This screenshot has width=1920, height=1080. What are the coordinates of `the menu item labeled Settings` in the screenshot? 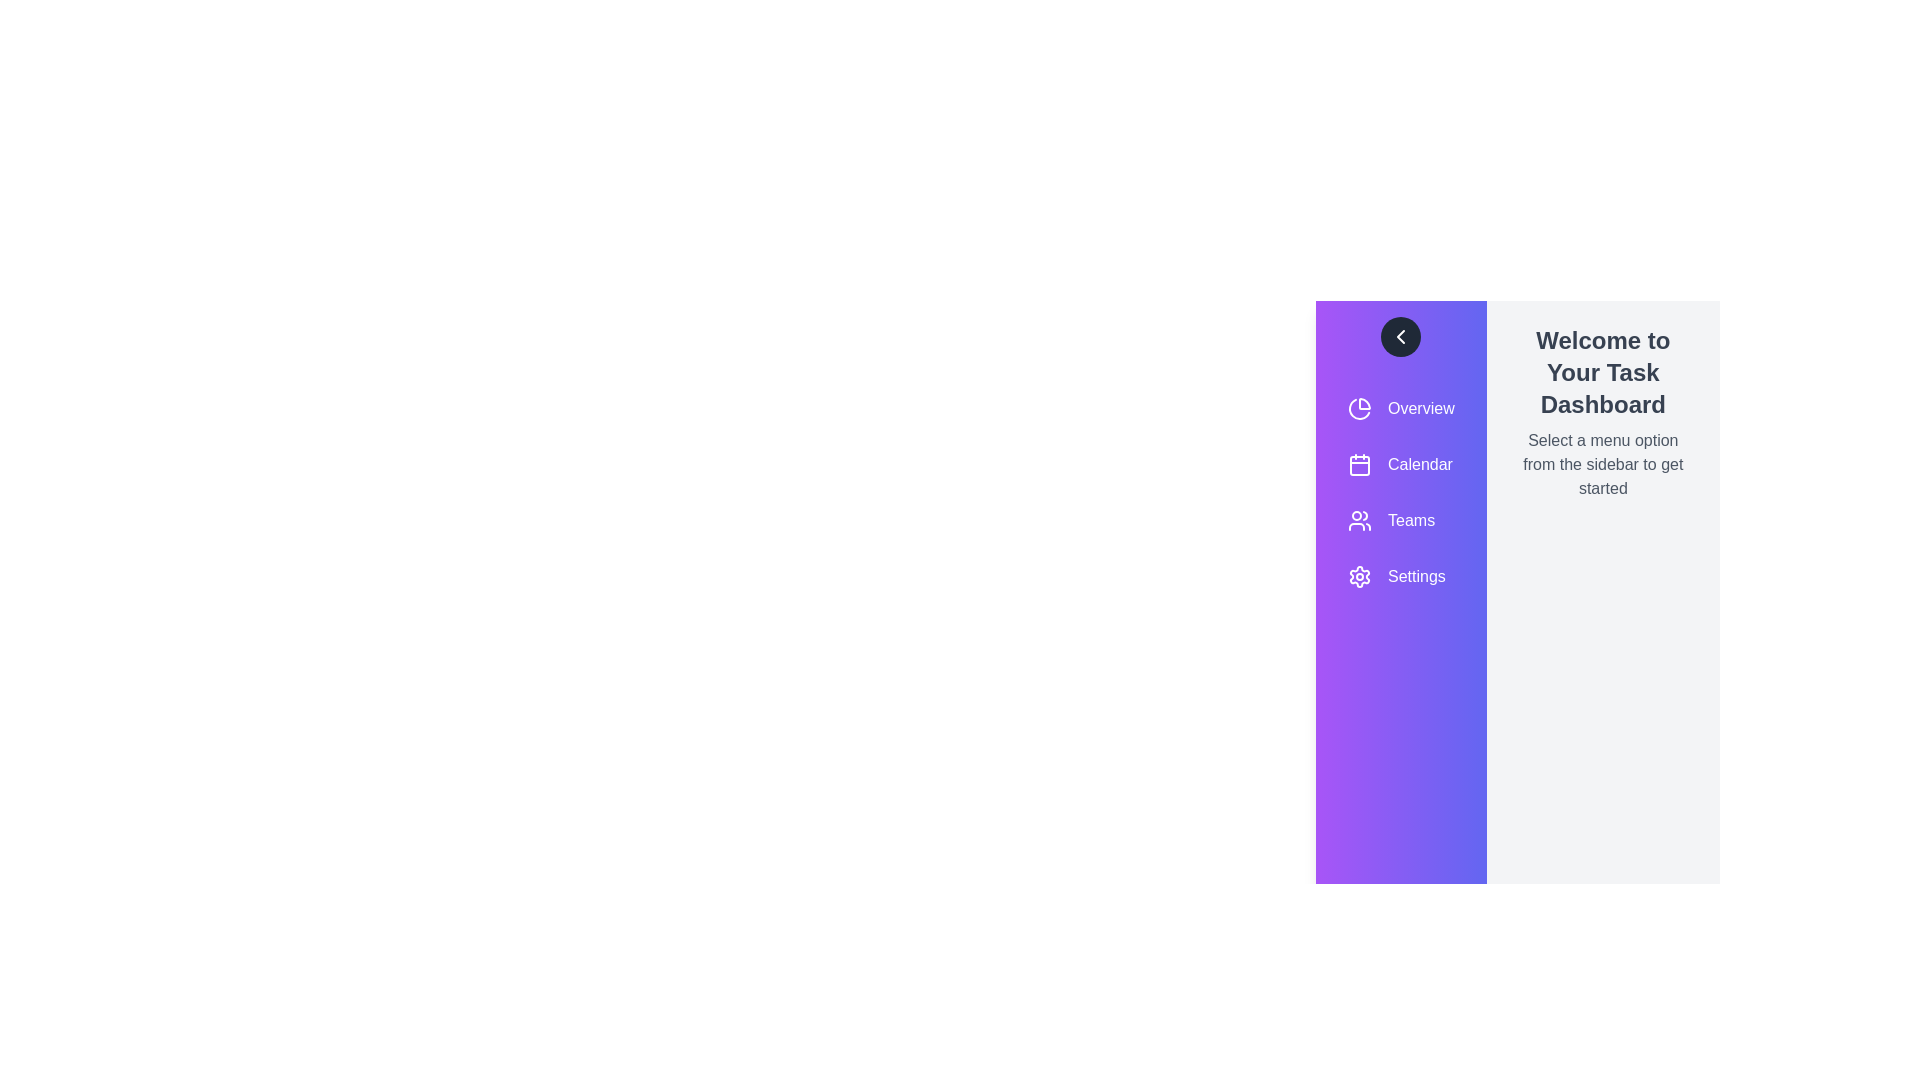 It's located at (1400, 577).